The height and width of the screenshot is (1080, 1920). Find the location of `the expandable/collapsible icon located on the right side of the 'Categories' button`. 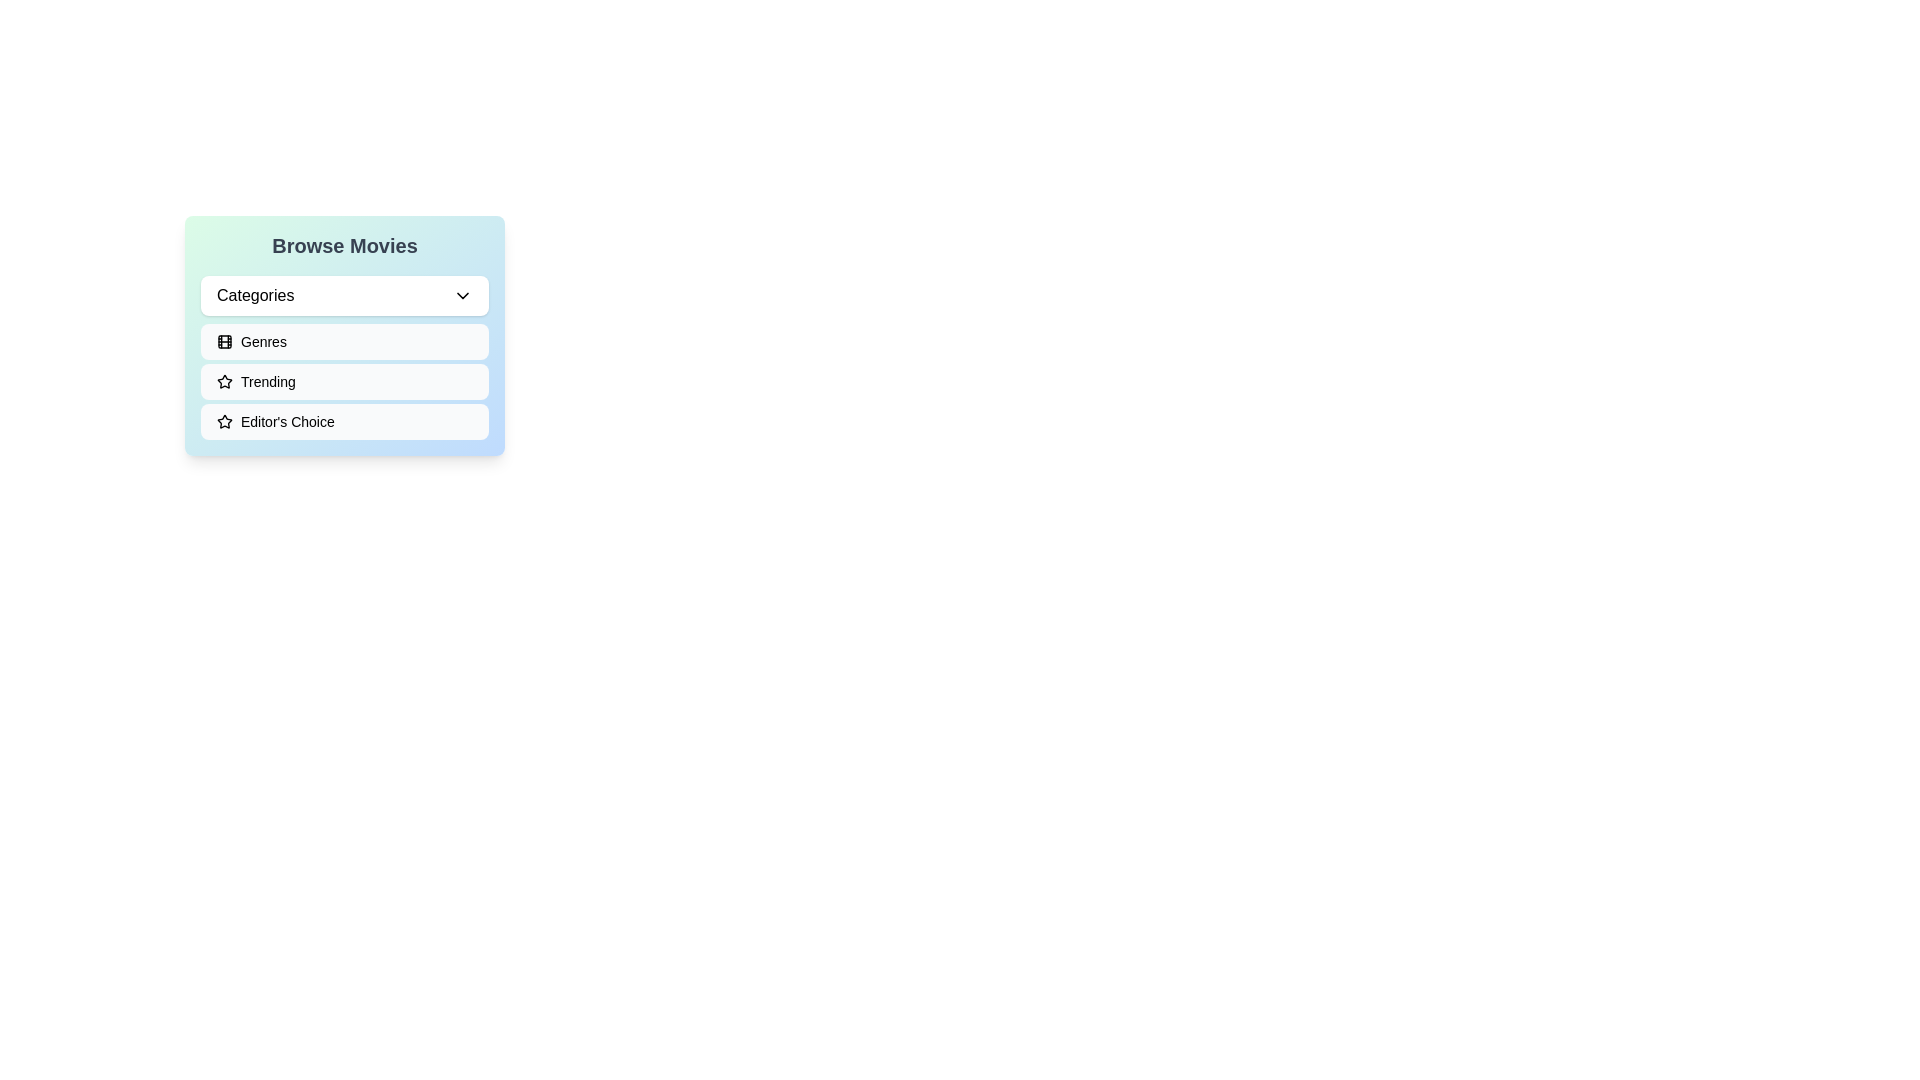

the expandable/collapsible icon located on the right side of the 'Categories' button is located at coordinates (461, 296).